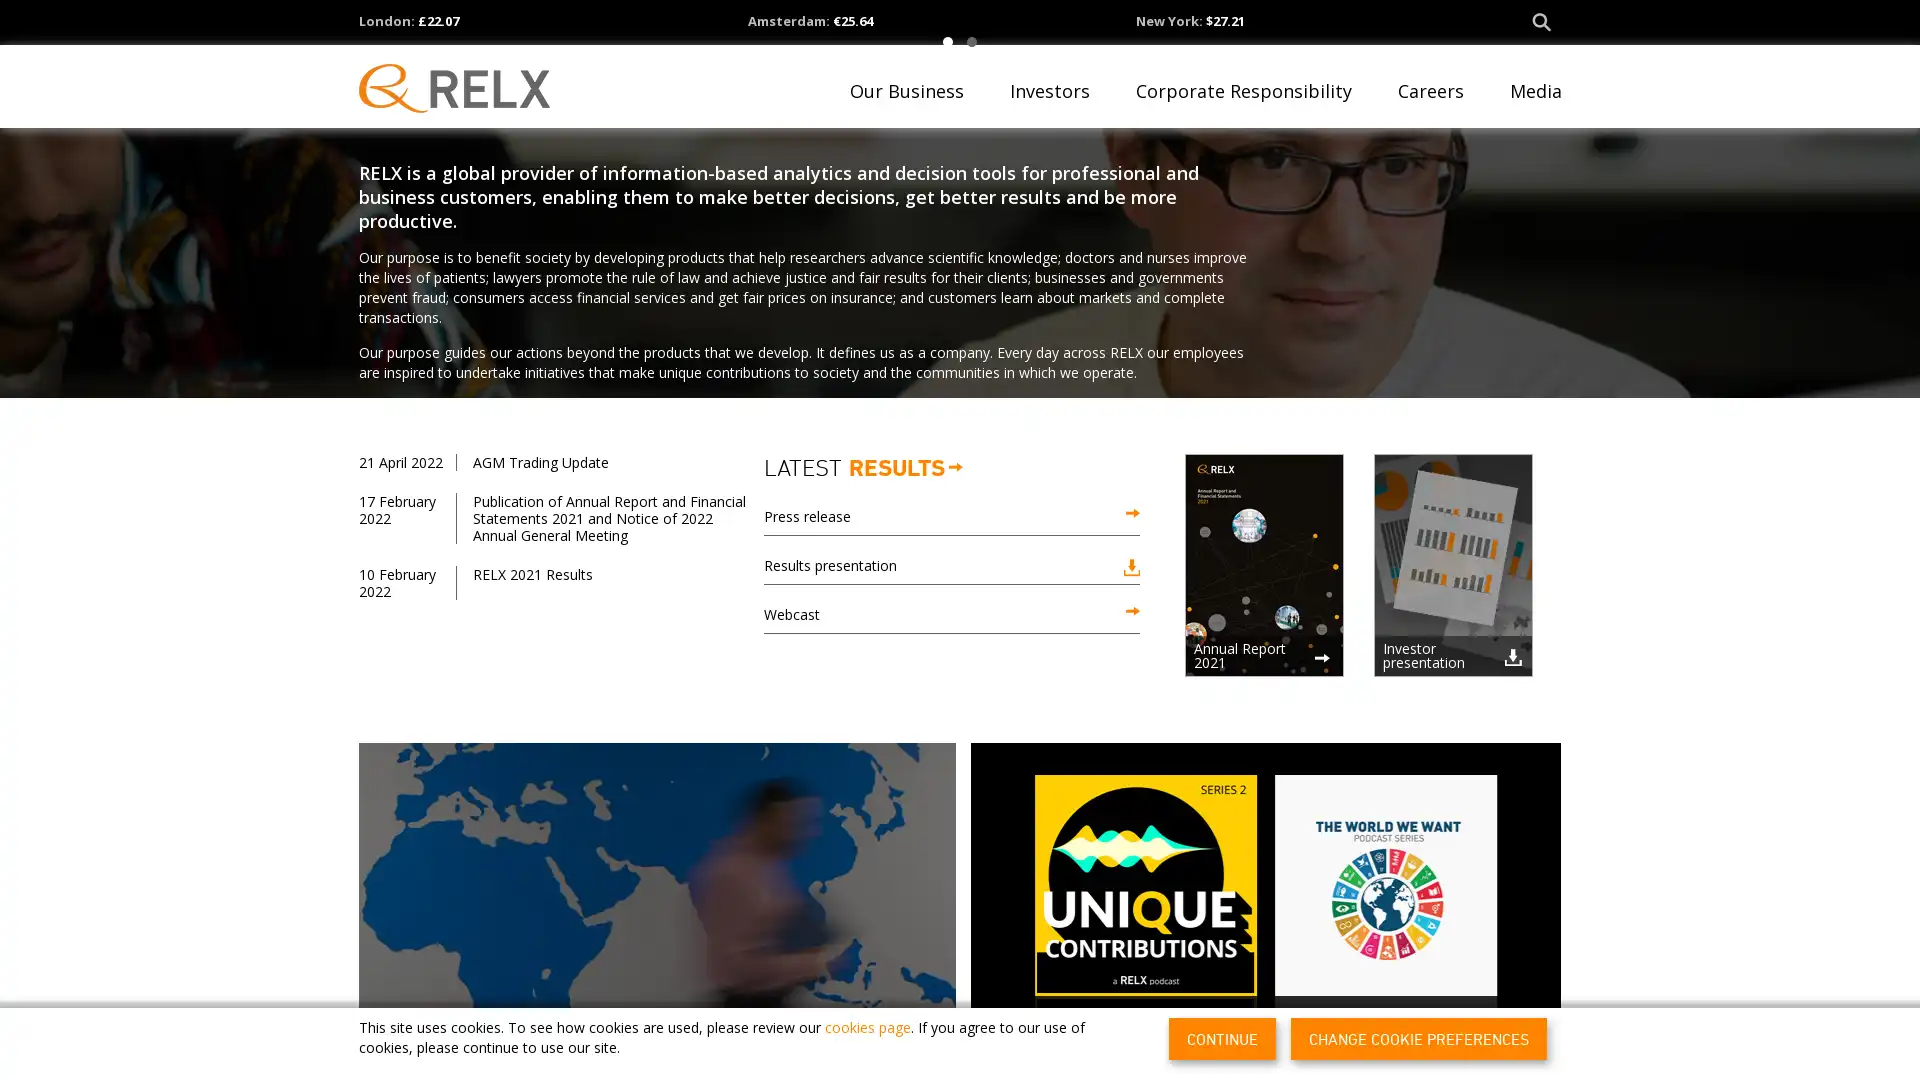  Describe the element at coordinates (1221, 1037) in the screenshot. I see `CONTINUE` at that location.